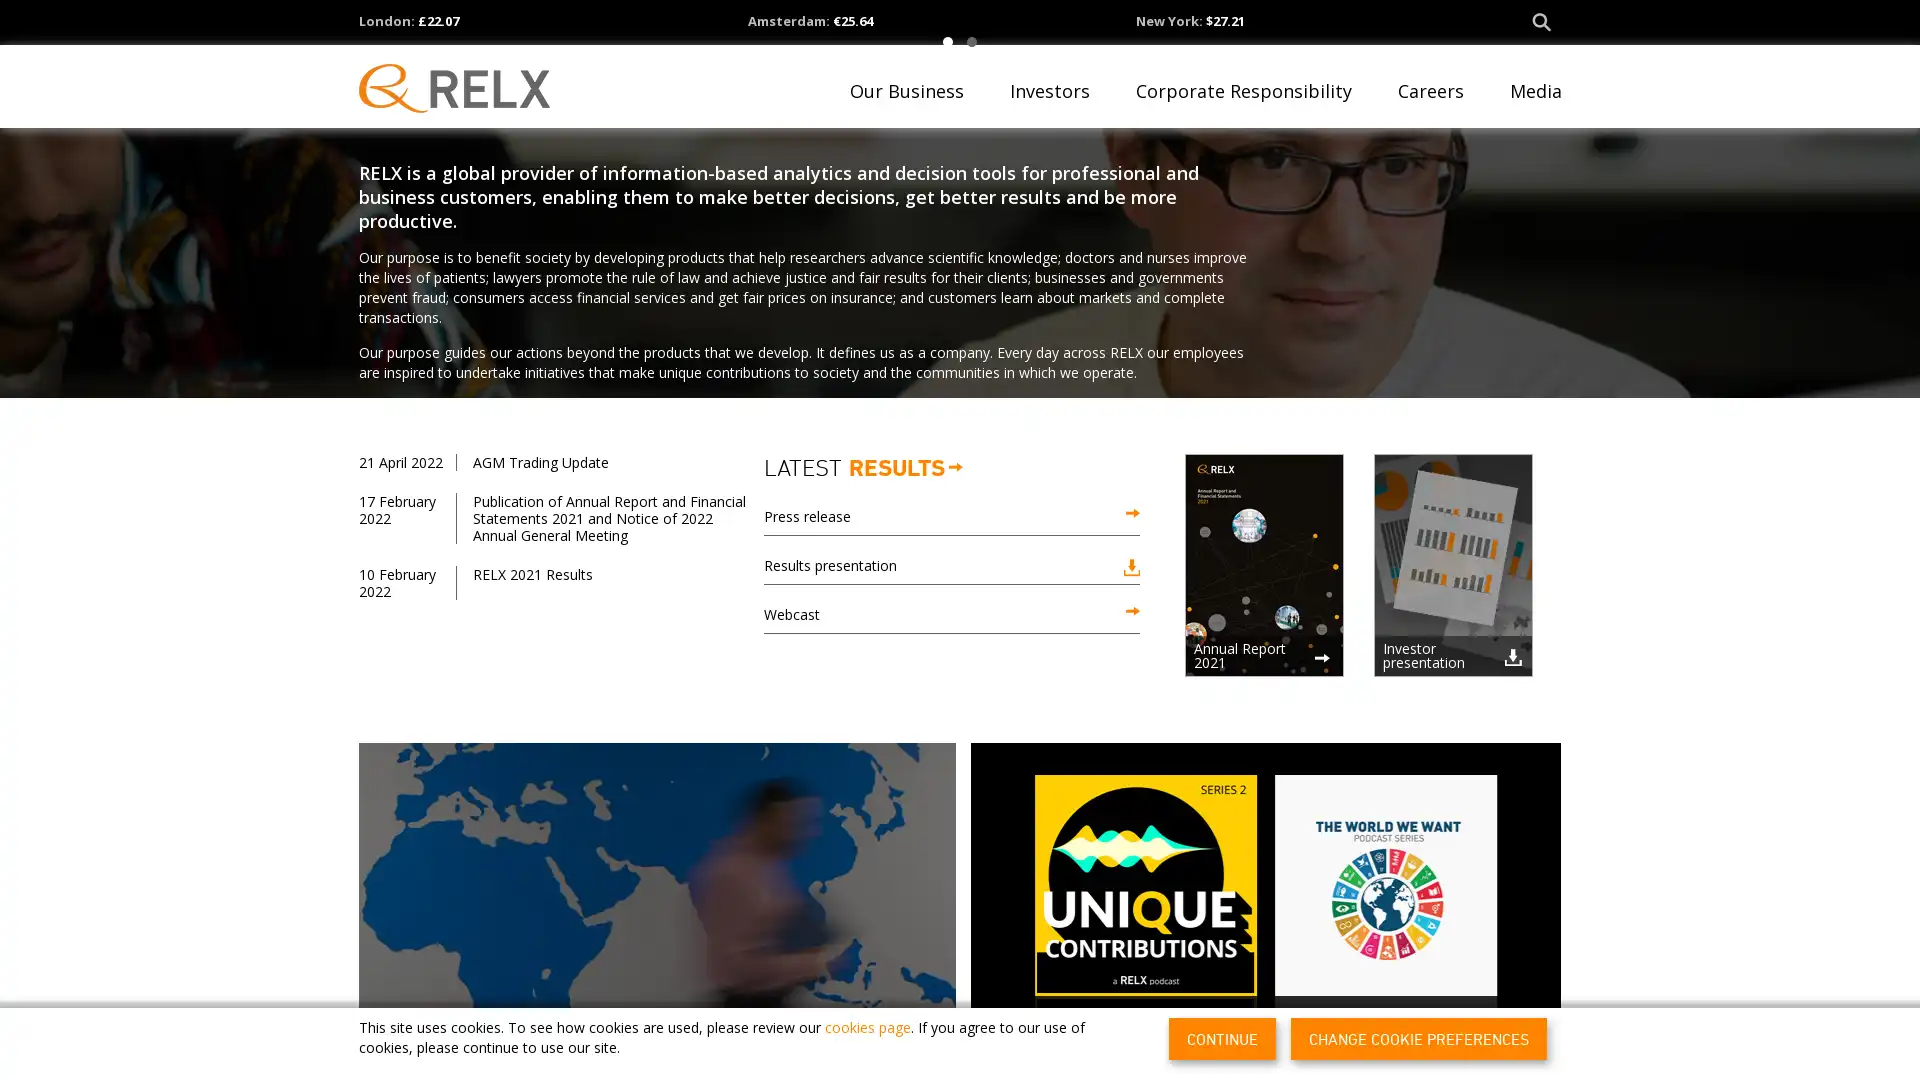  Describe the element at coordinates (1221, 1037) in the screenshot. I see `CONTINUE` at that location.